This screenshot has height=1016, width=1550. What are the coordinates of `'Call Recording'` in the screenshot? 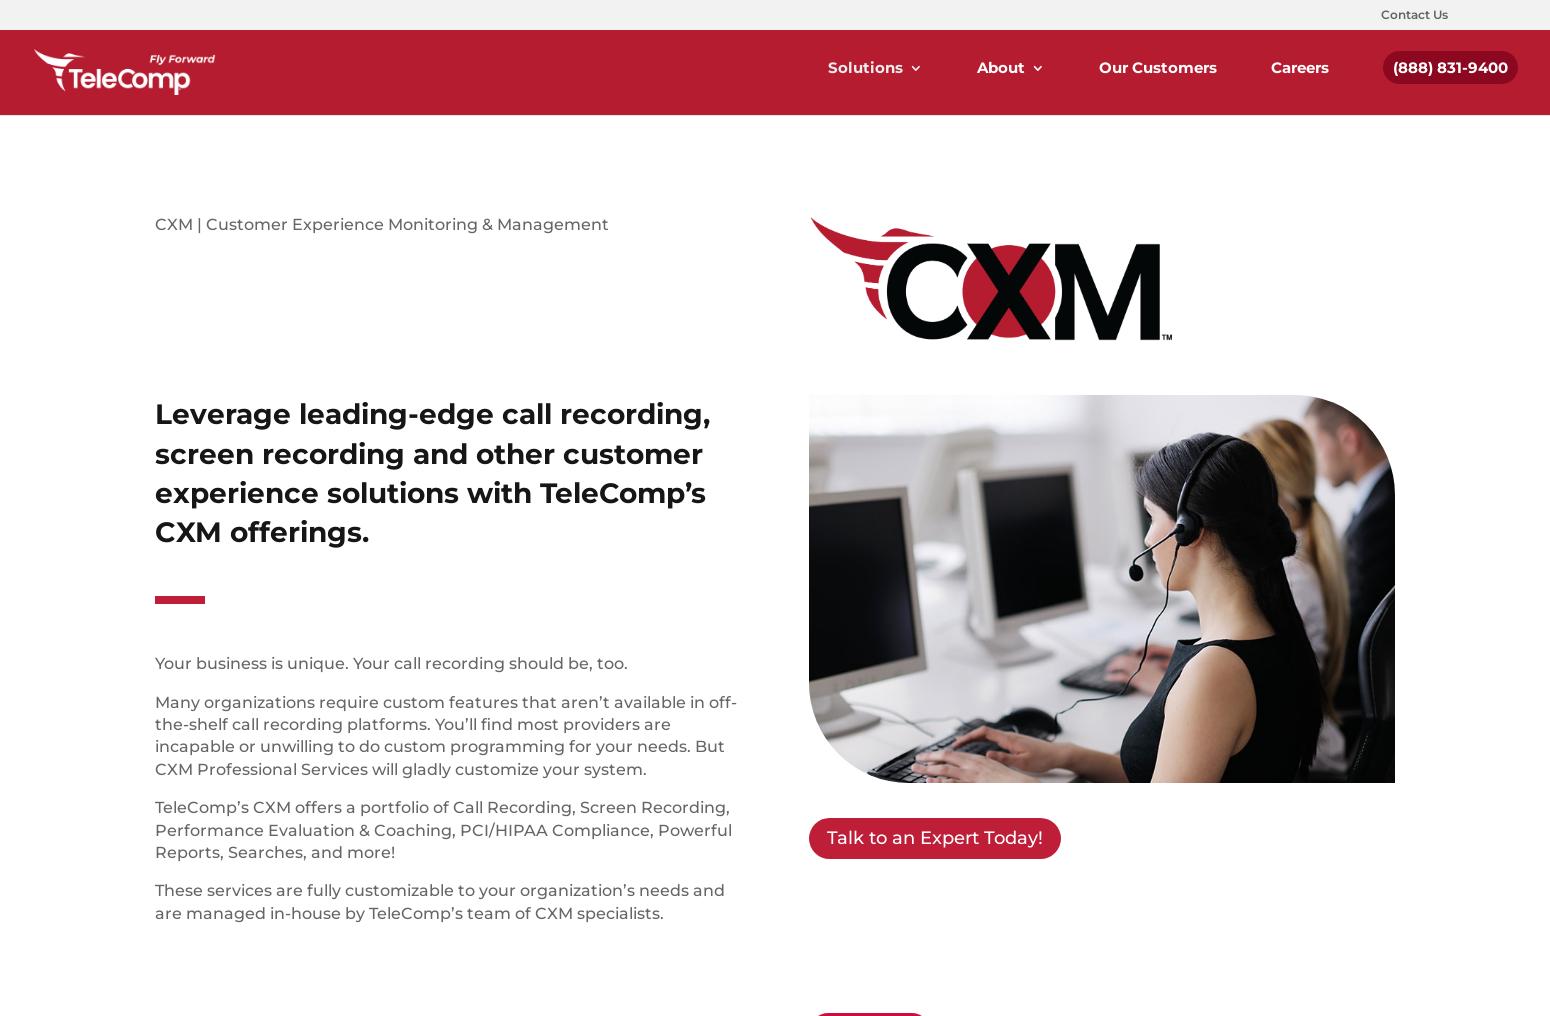 It's located at (1156, 246).